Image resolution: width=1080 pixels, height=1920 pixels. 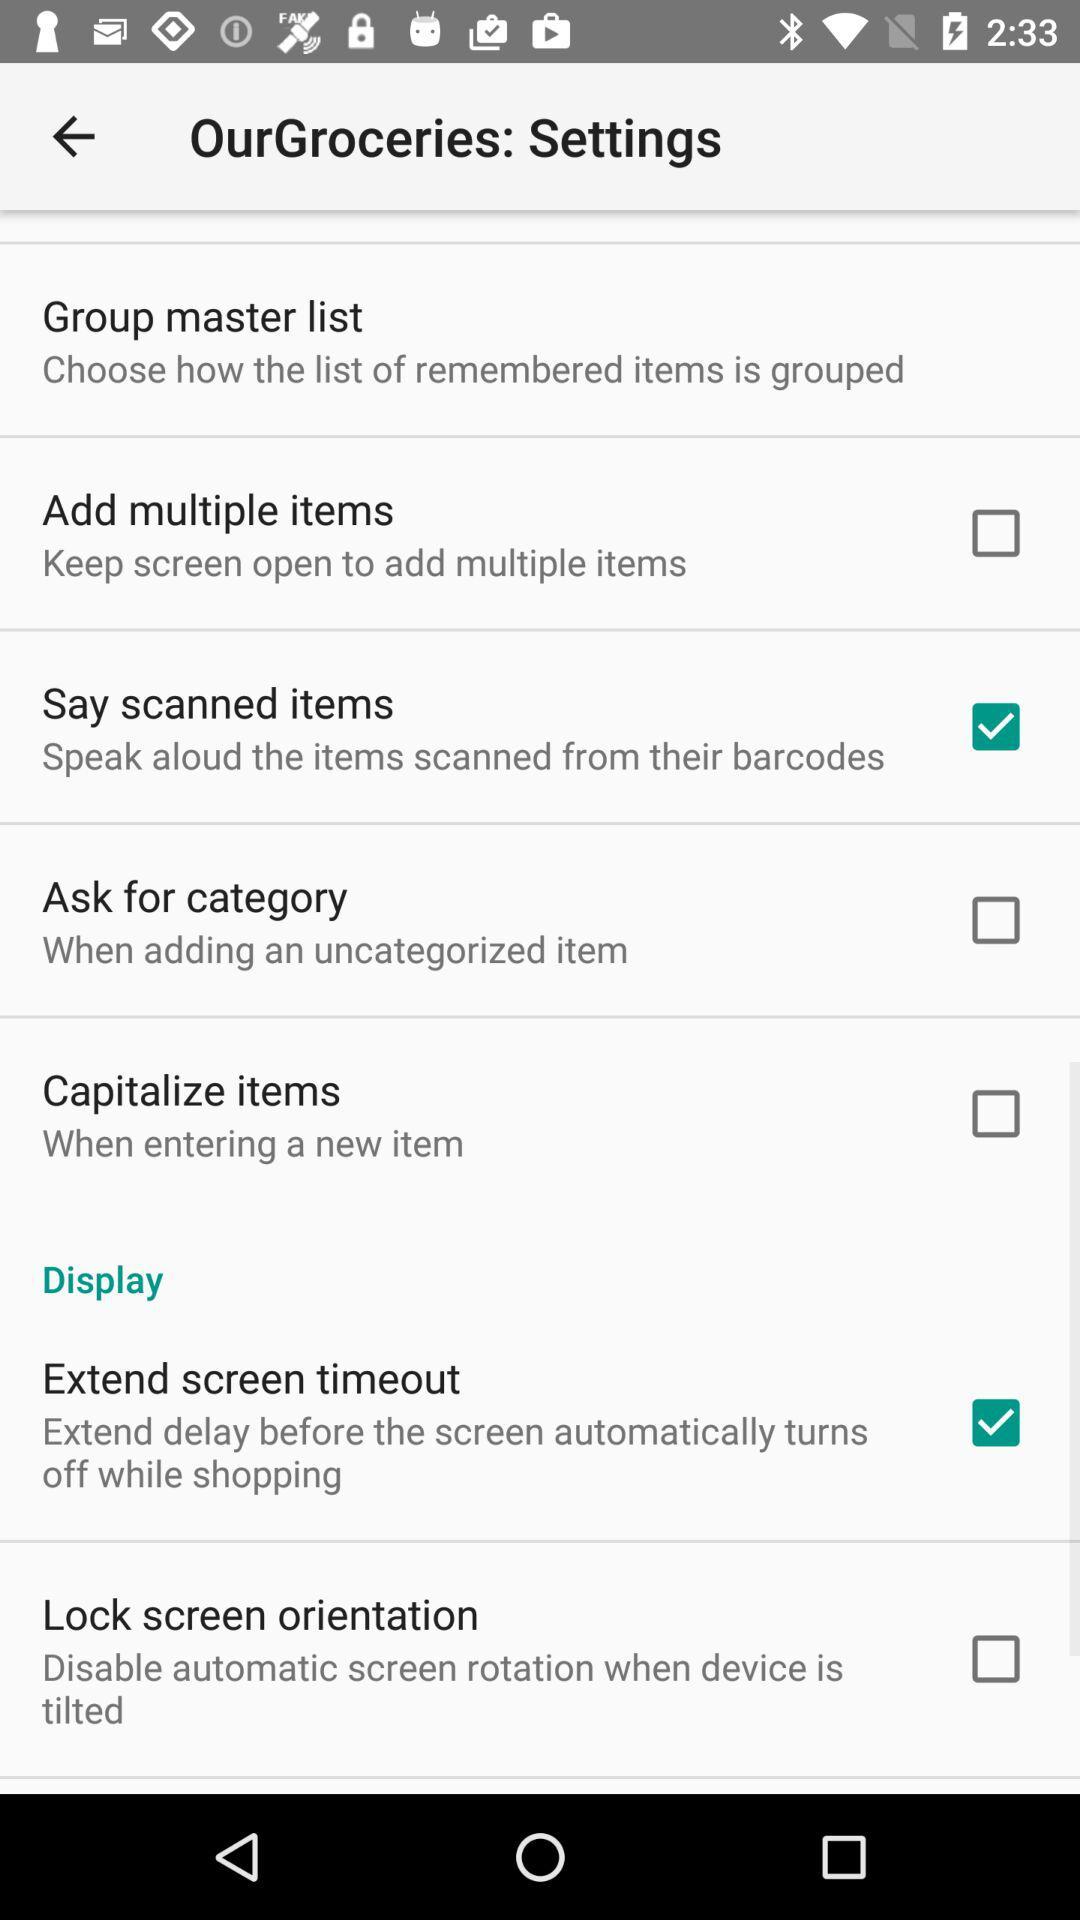 I want to click on icon next to ourgroceries: settings icon, so click(x=72, y=135).